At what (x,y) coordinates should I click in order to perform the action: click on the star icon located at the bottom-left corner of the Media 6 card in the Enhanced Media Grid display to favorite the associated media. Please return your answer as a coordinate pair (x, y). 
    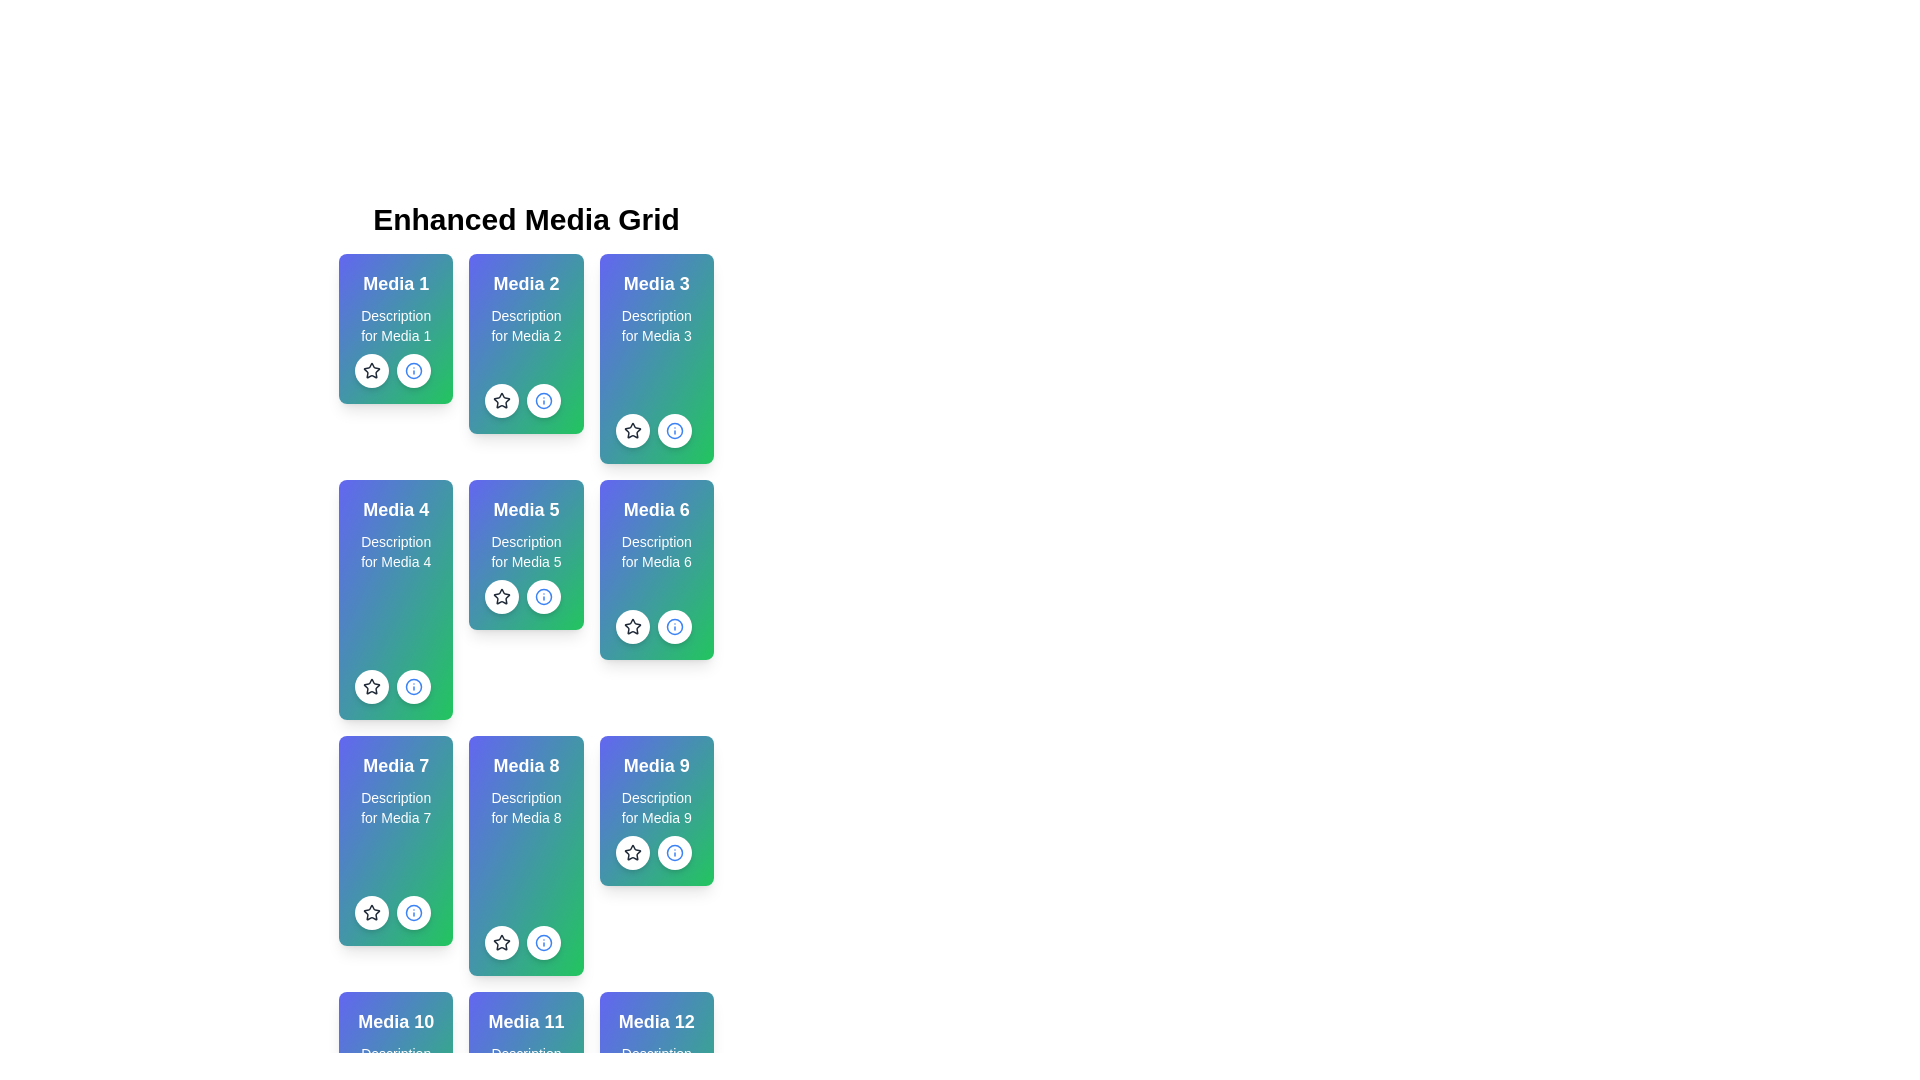
    Looking at the image, I should click on (631, 625).